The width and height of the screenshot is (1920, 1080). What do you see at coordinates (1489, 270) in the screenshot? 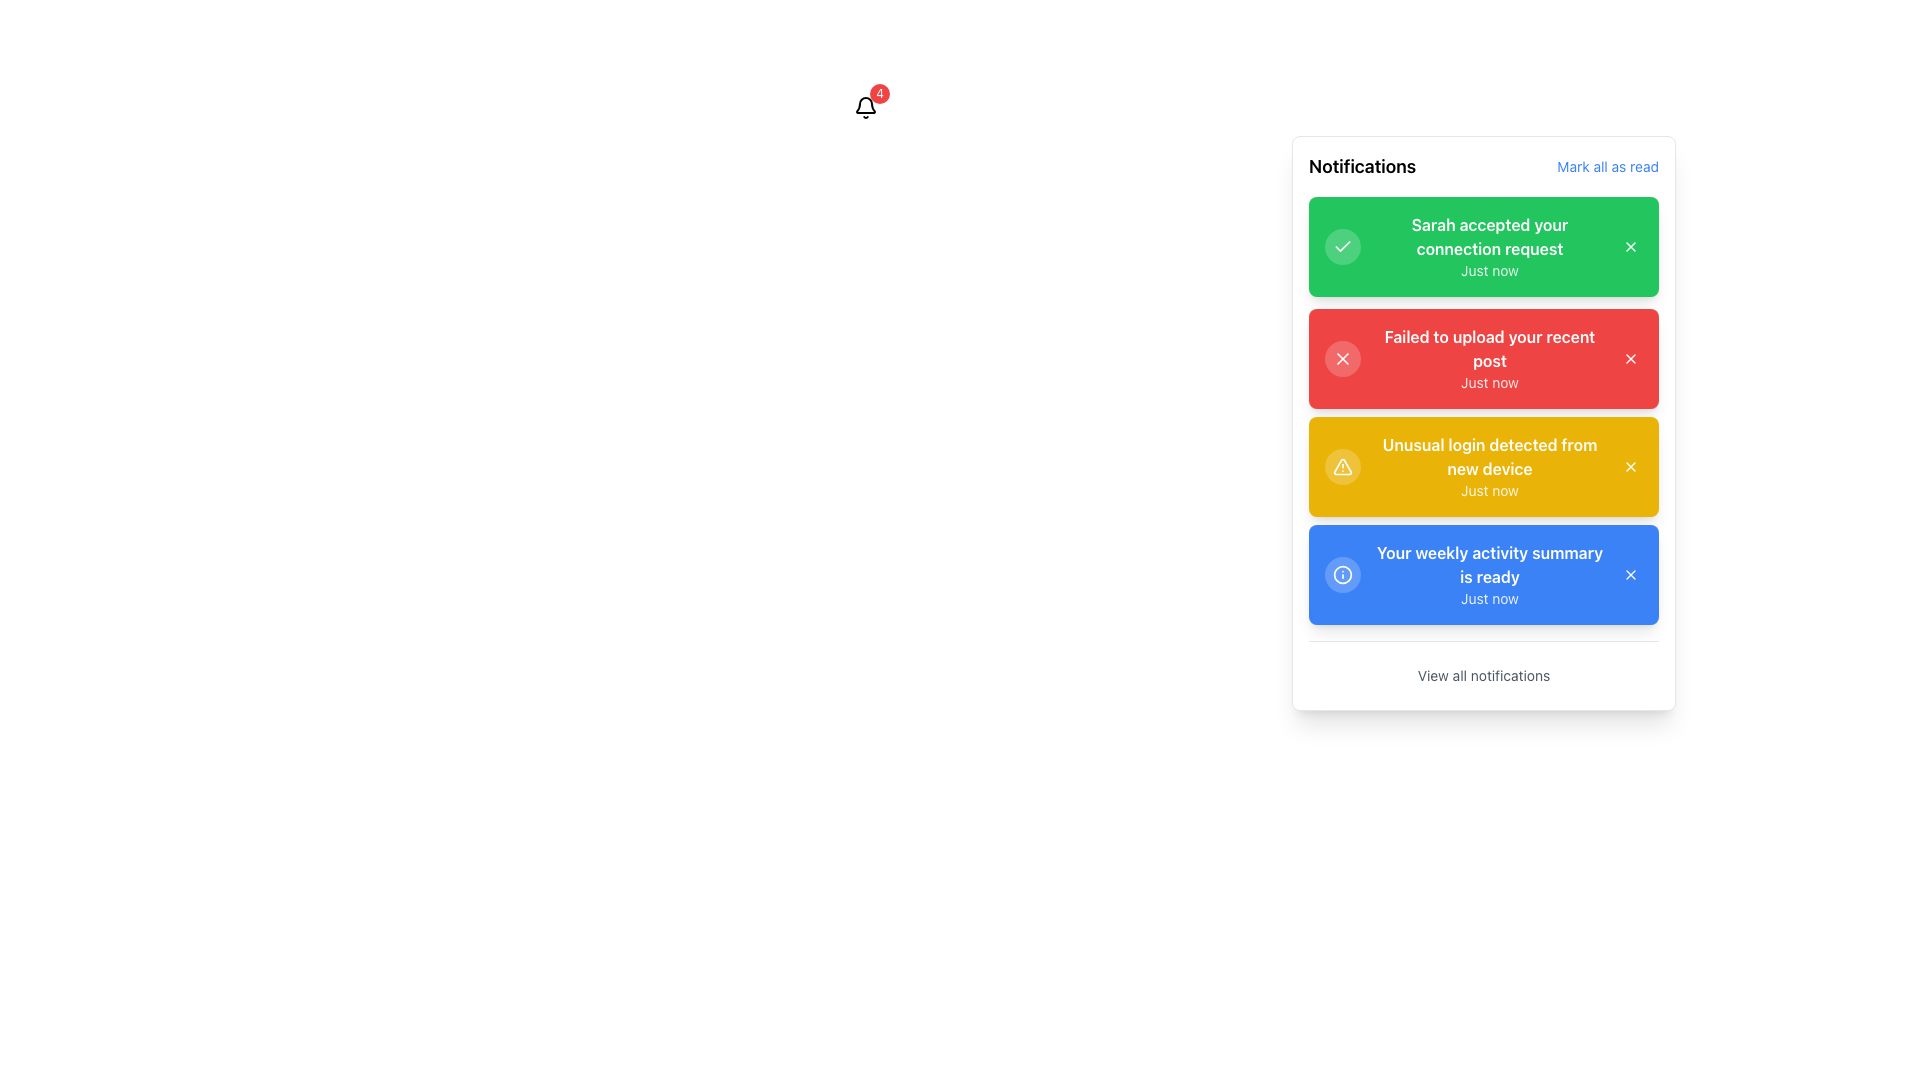
I see `text 'Just now' displayed in a small and semi-transparent font beneath the bold text 'Sarah accepted your connection request' in the green notification card` at bounding box center [1489, 270].